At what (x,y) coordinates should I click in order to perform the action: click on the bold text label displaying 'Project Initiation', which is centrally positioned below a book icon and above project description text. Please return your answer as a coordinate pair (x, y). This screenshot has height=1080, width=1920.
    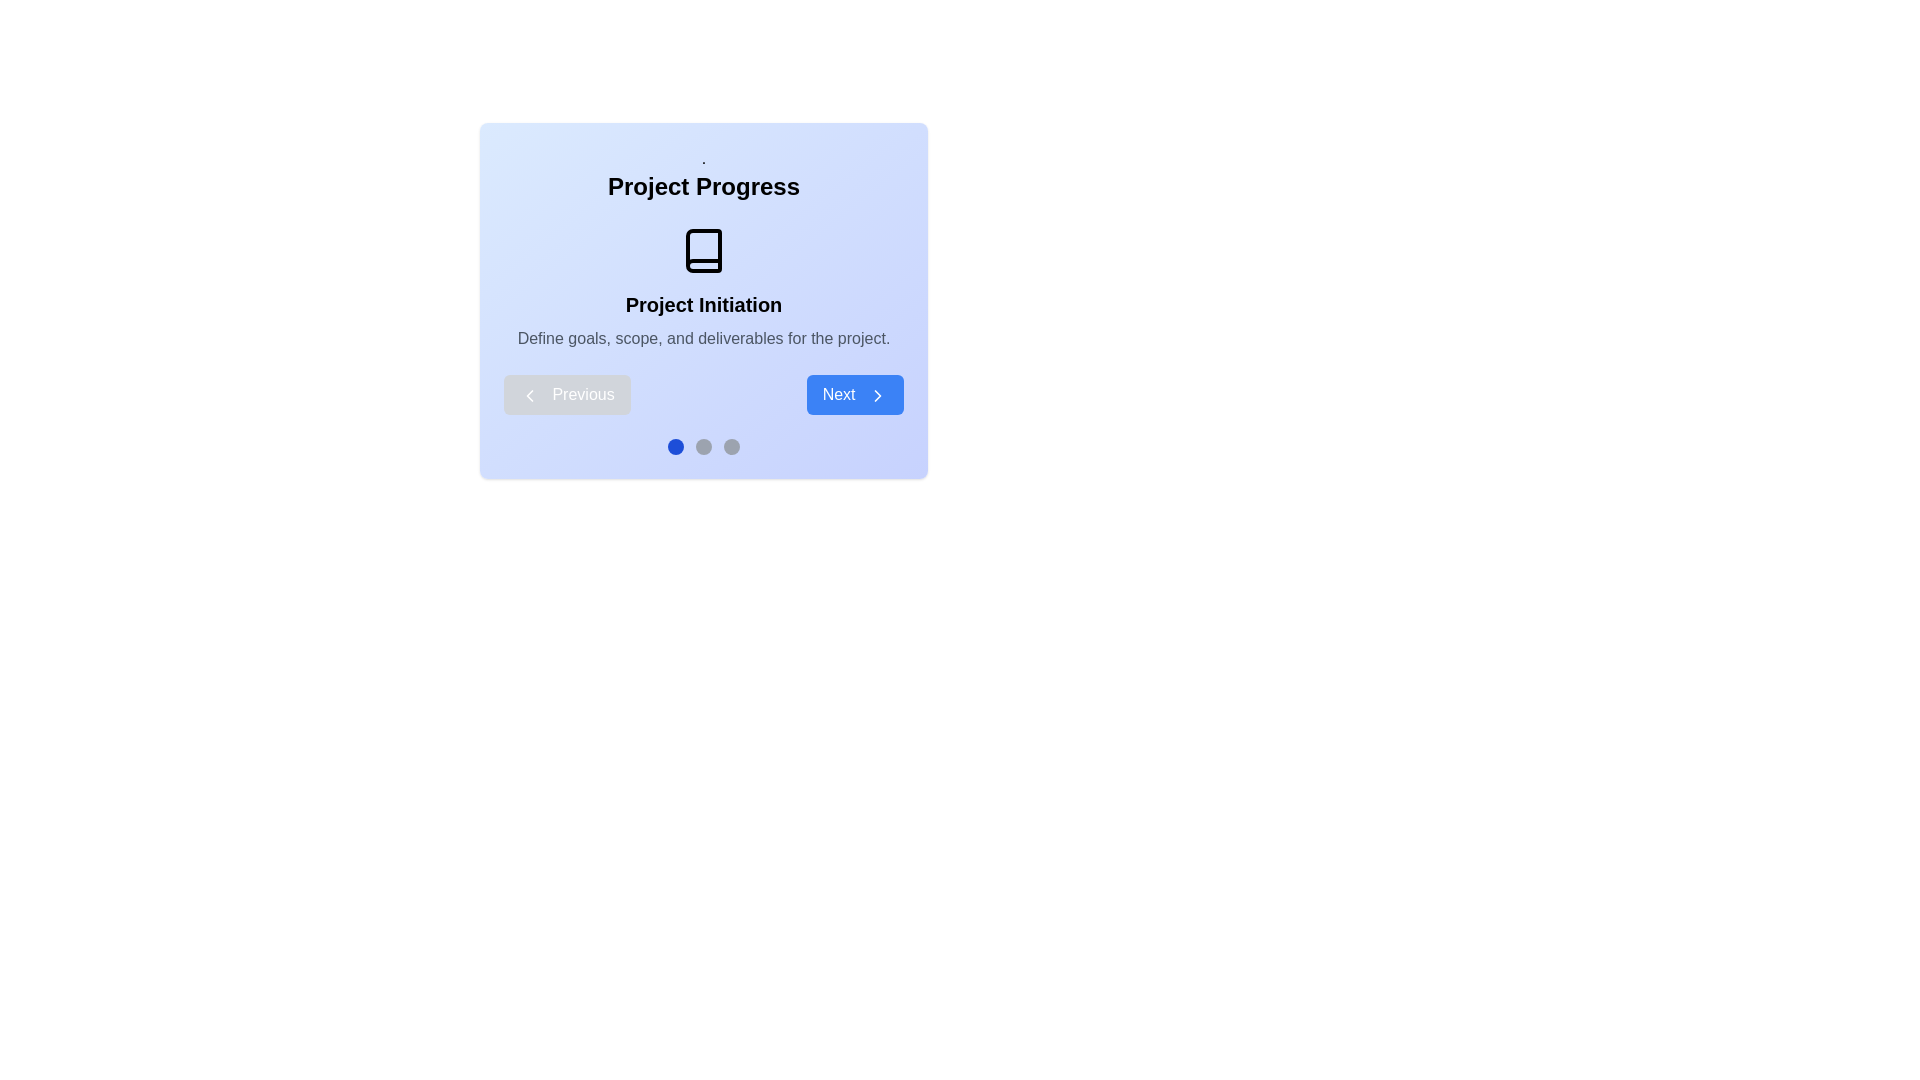
    Looking at the image, I should click on (704, 304).